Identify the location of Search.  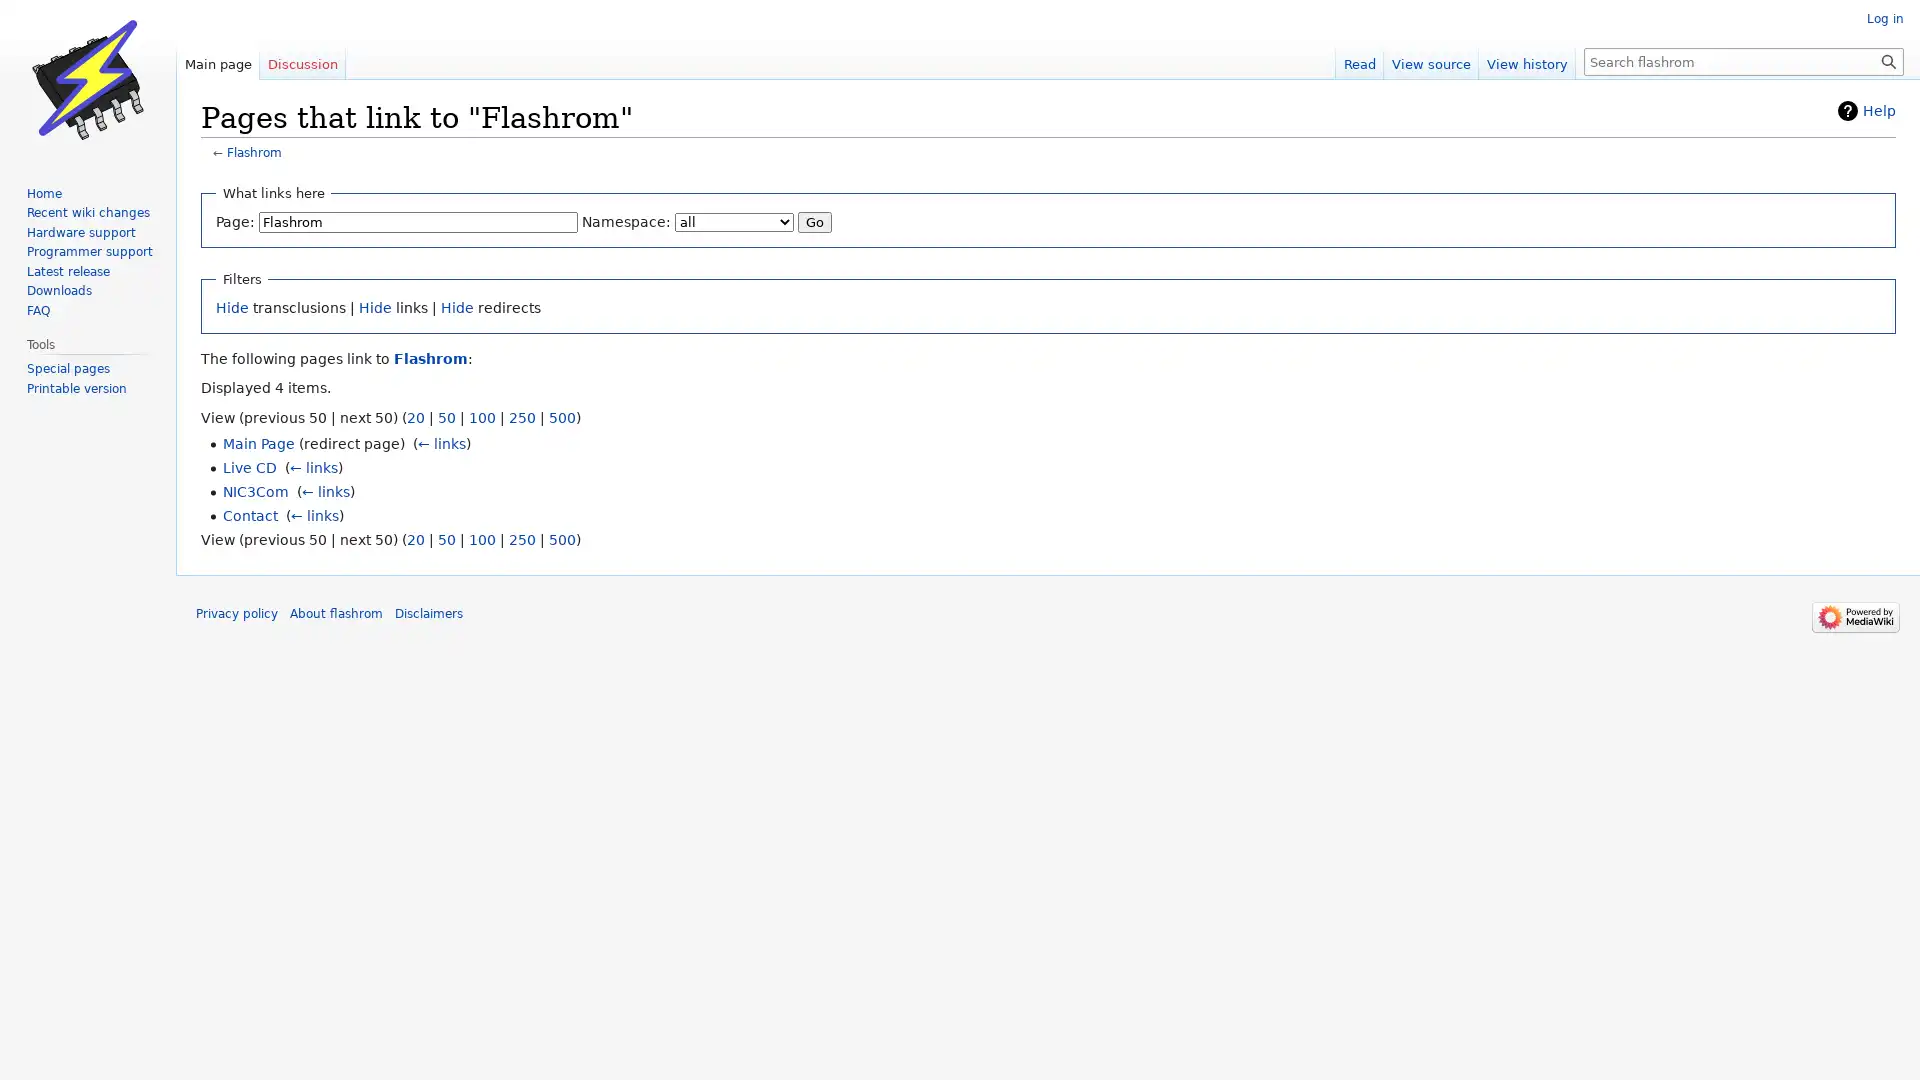
(1888, 60).